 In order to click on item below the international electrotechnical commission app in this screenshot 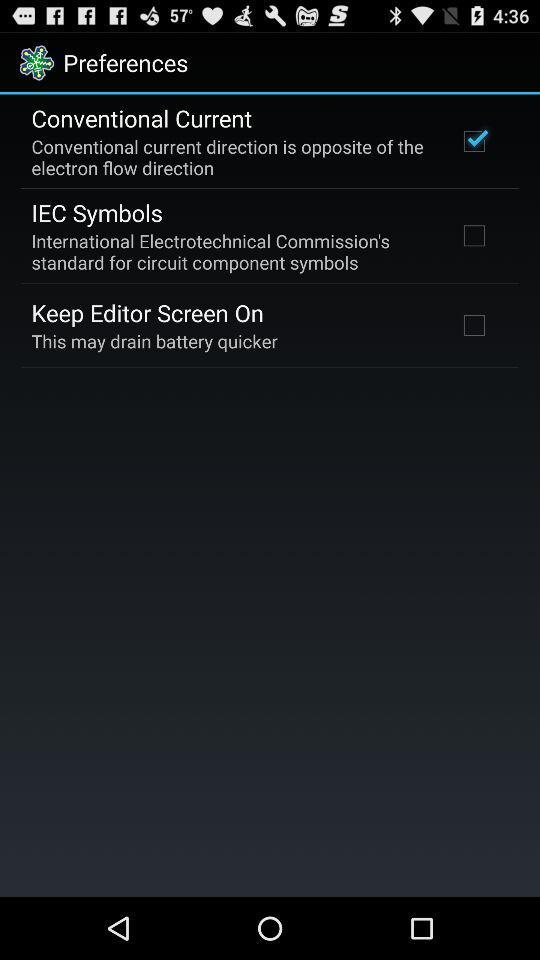, I will do `click(146, 312)`.